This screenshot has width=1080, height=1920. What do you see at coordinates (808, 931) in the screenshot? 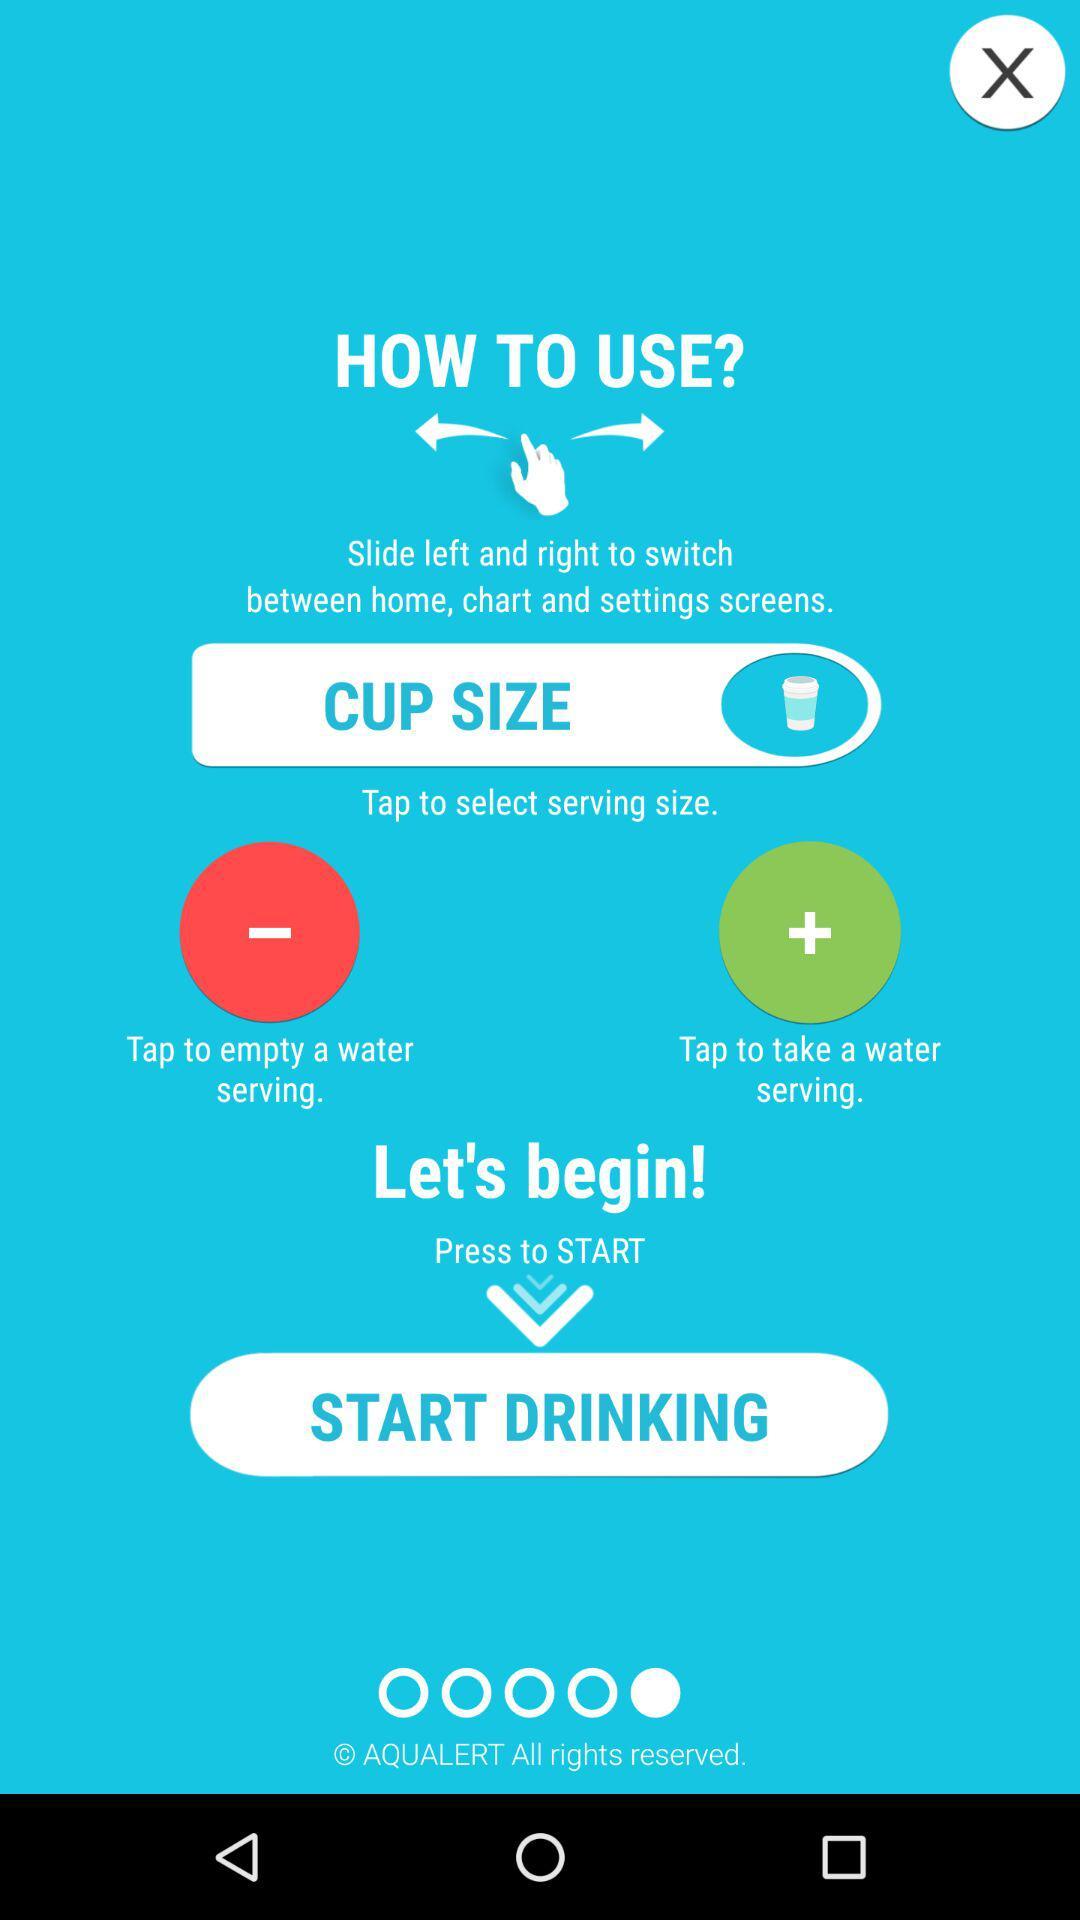
I see `the item above tap to take icon` at bounding box center [808, 931].